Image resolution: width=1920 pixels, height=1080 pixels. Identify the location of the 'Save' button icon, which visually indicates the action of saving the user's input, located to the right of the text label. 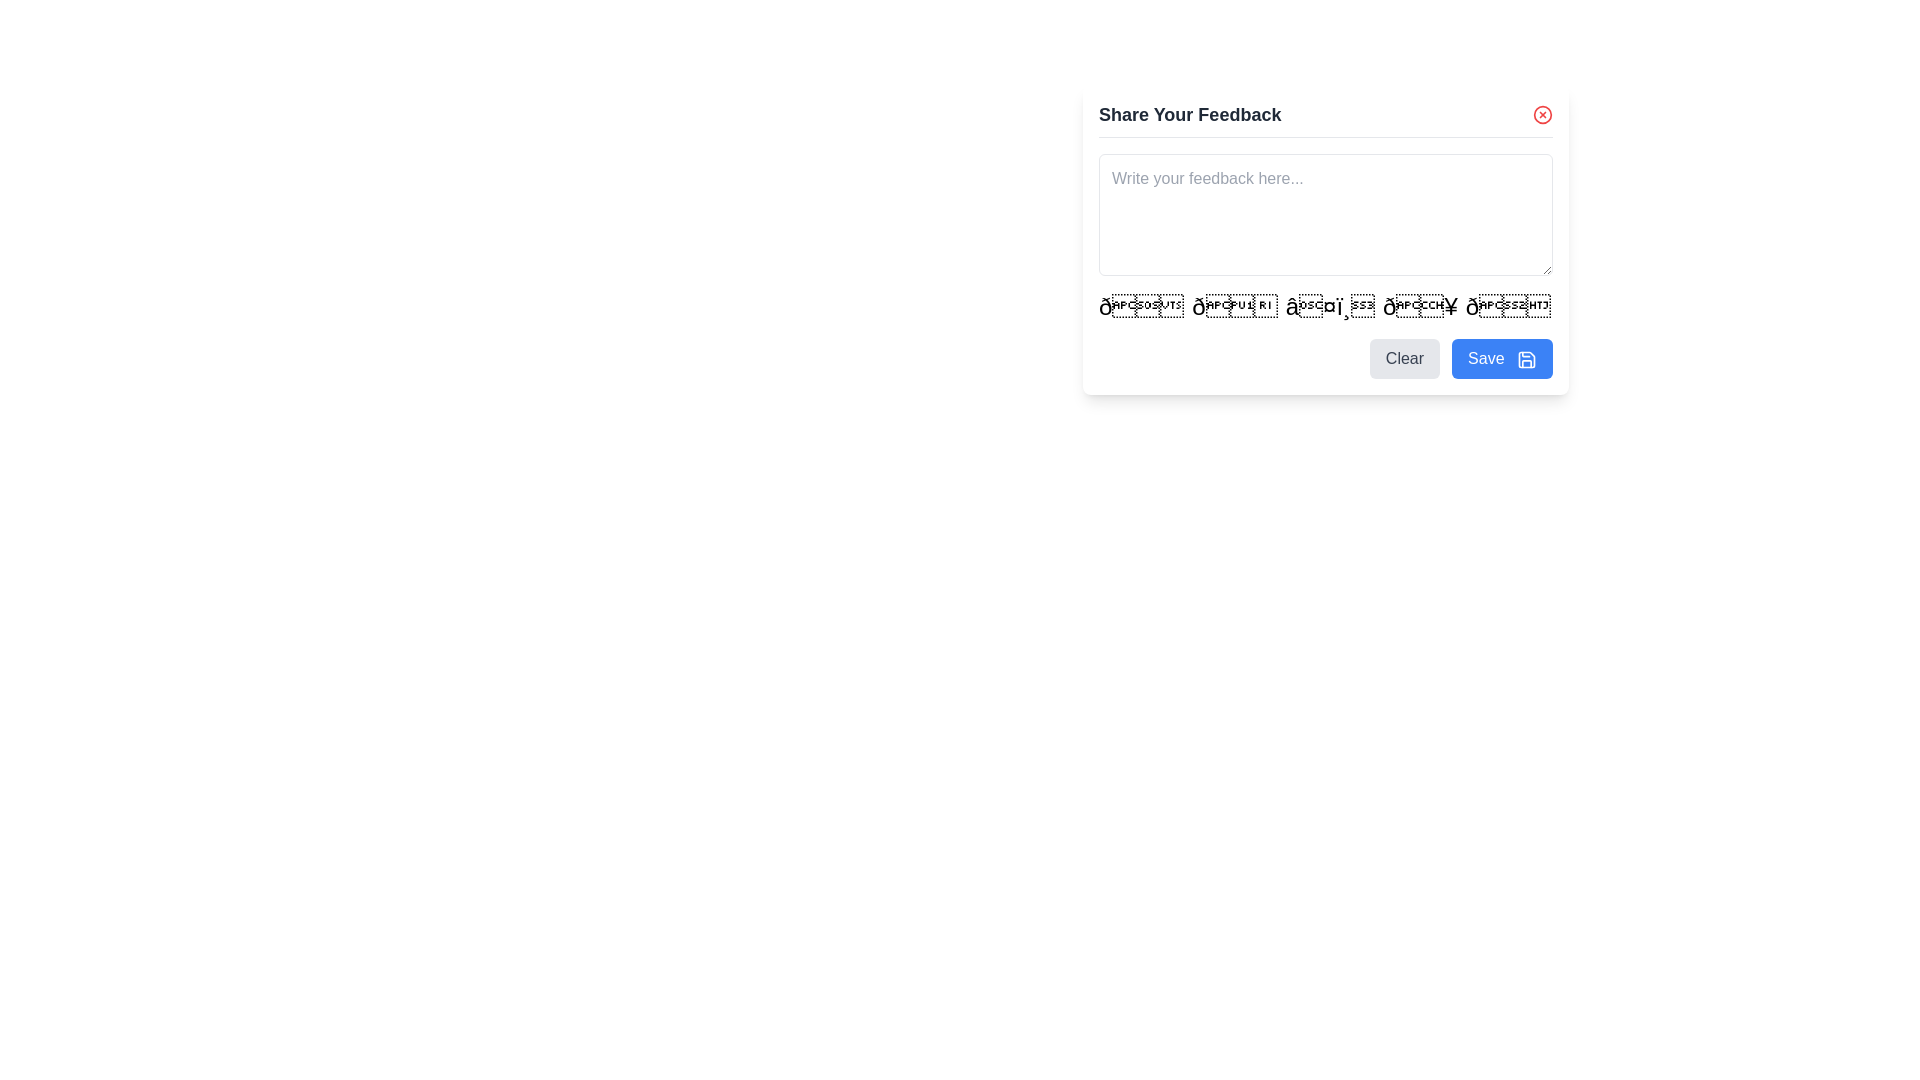
(1525, 357).